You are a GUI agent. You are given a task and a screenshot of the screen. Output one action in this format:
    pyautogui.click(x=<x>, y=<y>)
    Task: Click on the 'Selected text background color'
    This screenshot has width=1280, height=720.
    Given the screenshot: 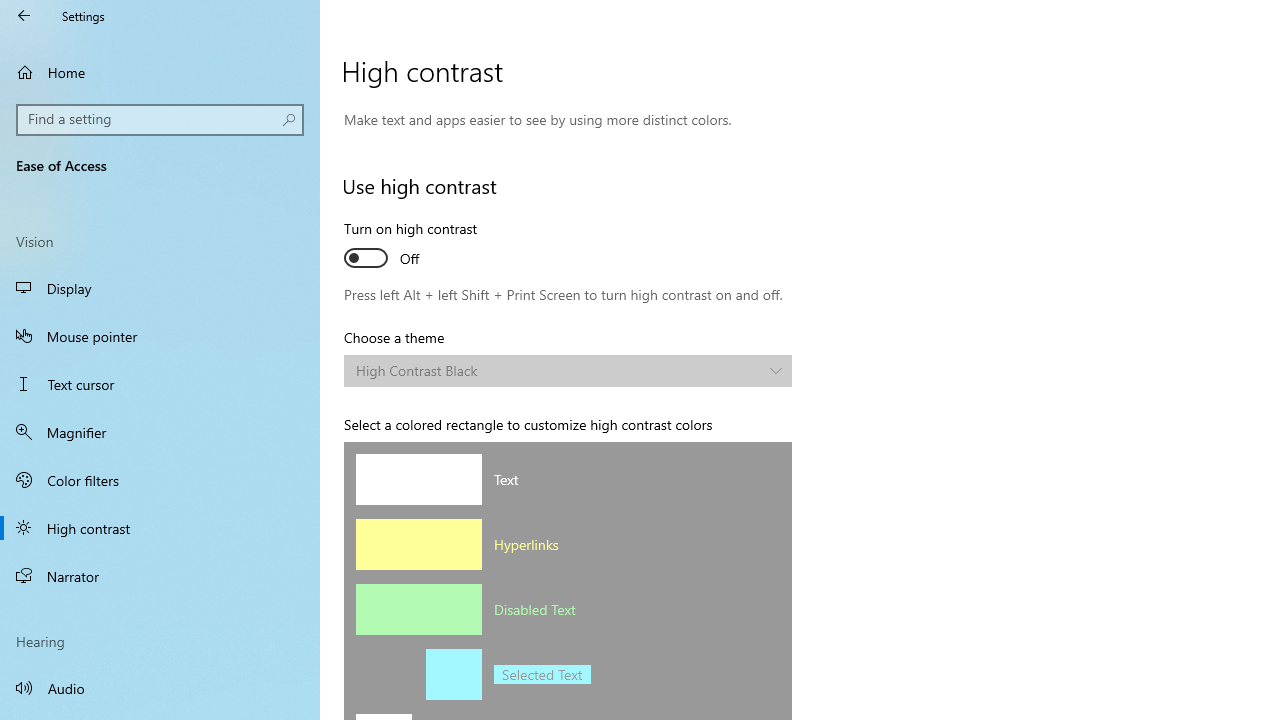 What is the action you would take?
    pyautogui.click(x=452, y=674)
    